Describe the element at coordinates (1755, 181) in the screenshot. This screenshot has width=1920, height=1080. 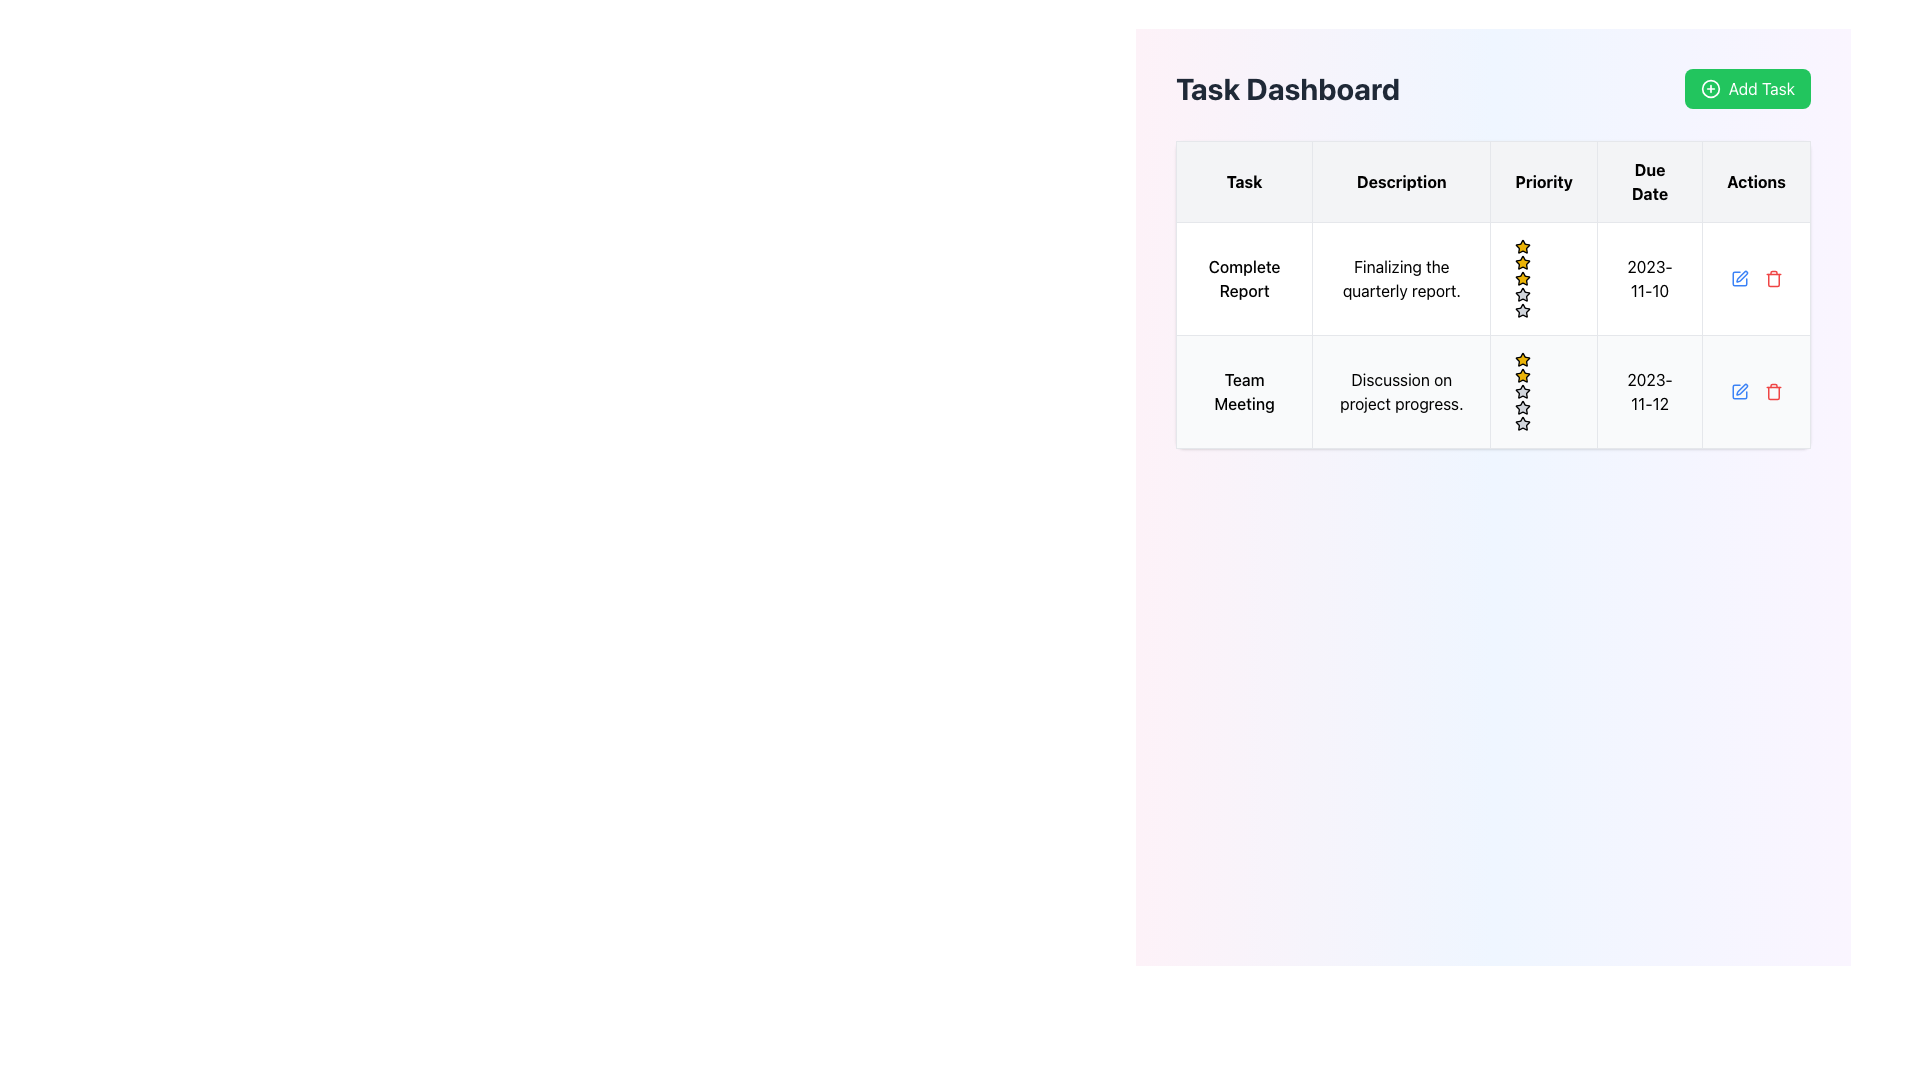
I see `the table header cell labeled 'Actions', which is the last column header in the table, styled with bold black text on a light gray background` at that location.